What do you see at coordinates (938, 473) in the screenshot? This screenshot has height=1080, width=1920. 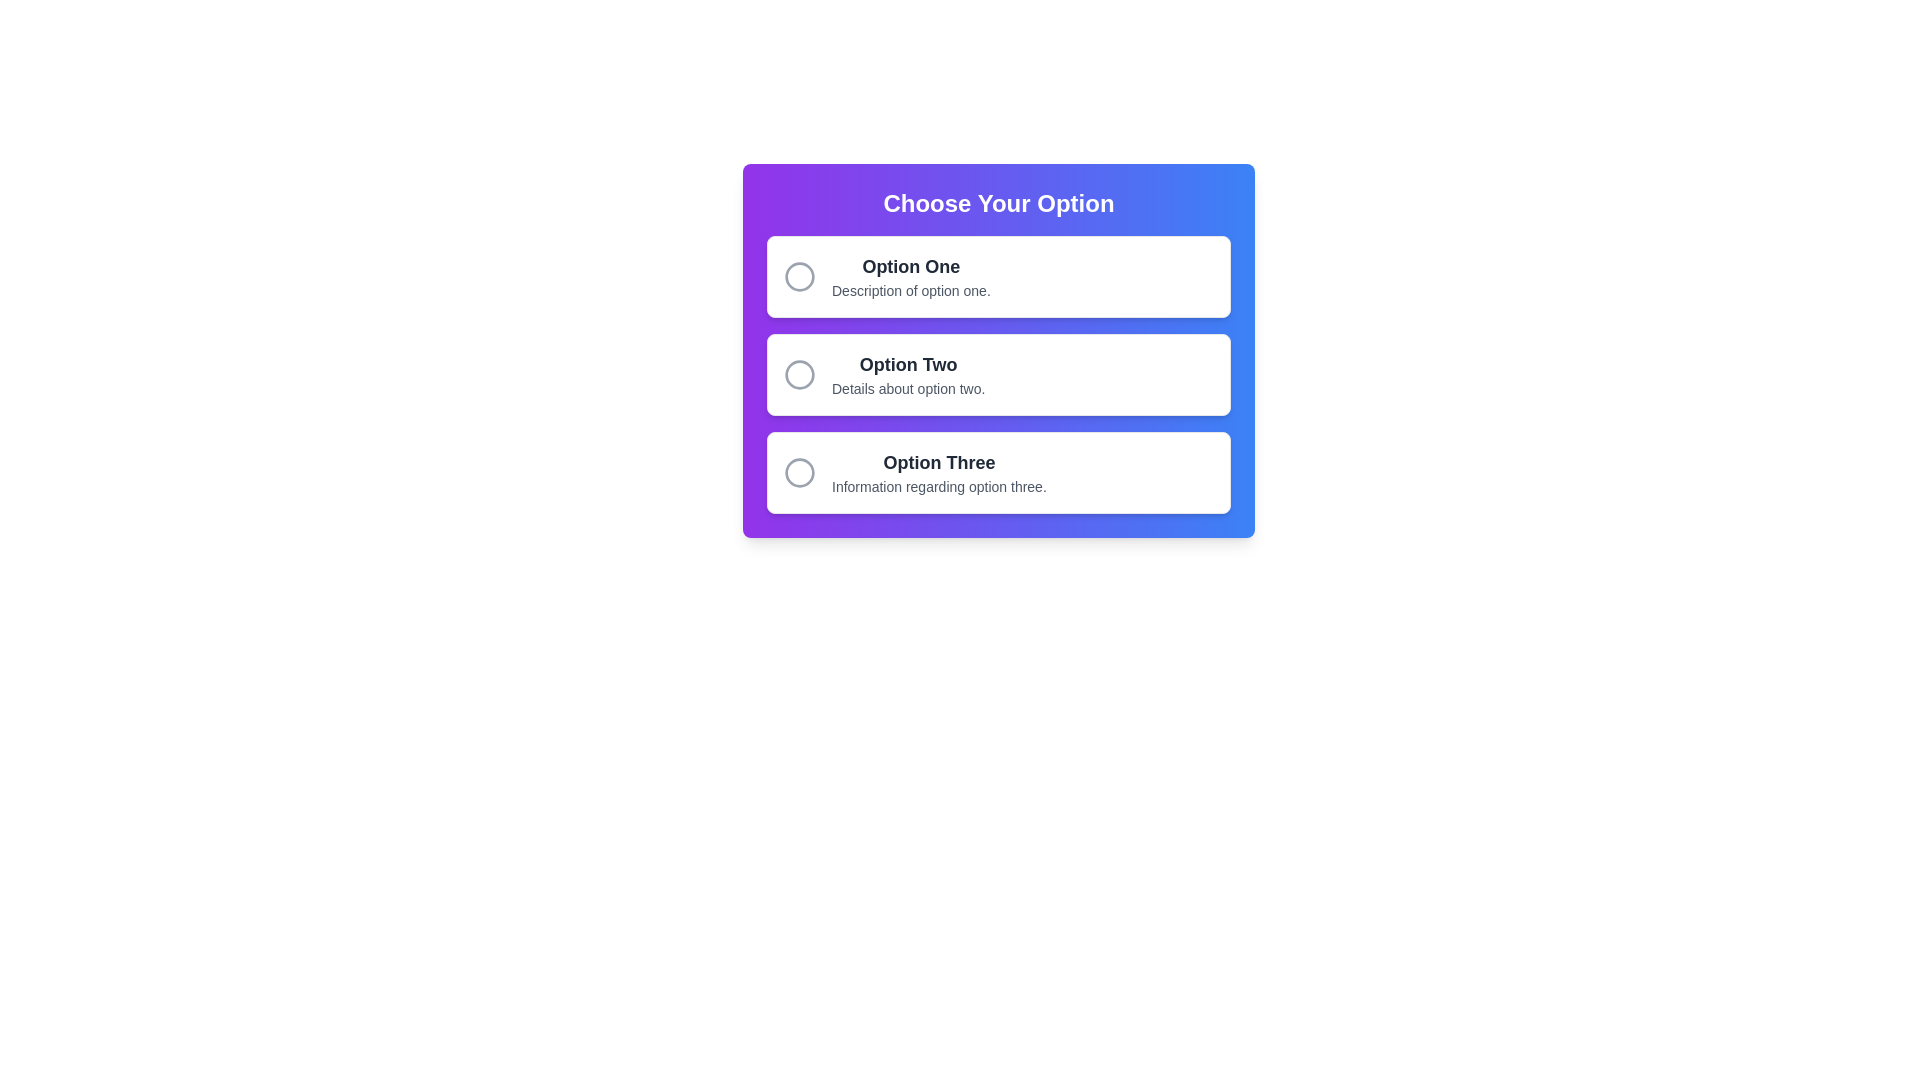 I see `the text block titled 'Option Three' which includes the description 'Information regarding option three.'` at bounding box center [938, 473].